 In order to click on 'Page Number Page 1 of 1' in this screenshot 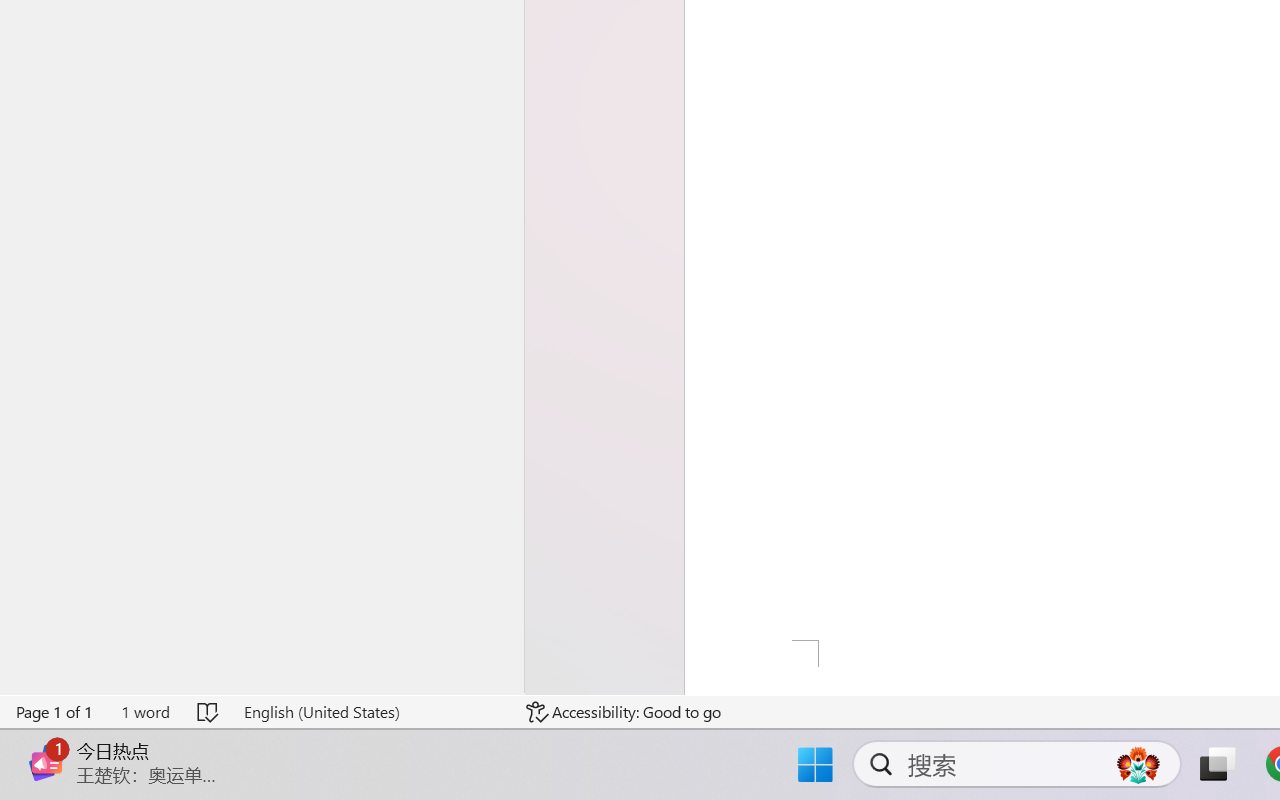, I will do `click(55, 711)`.